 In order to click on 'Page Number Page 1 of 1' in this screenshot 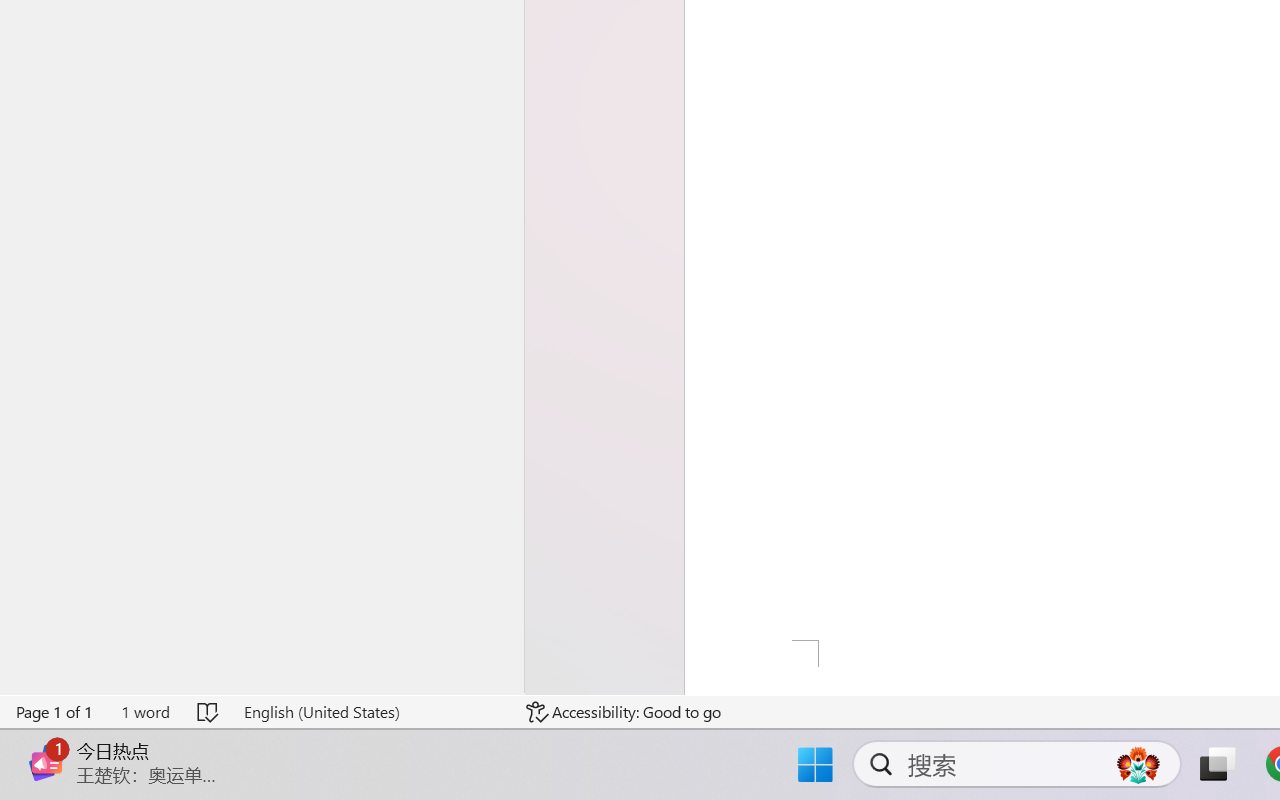, I will do `click(55, 711)`.